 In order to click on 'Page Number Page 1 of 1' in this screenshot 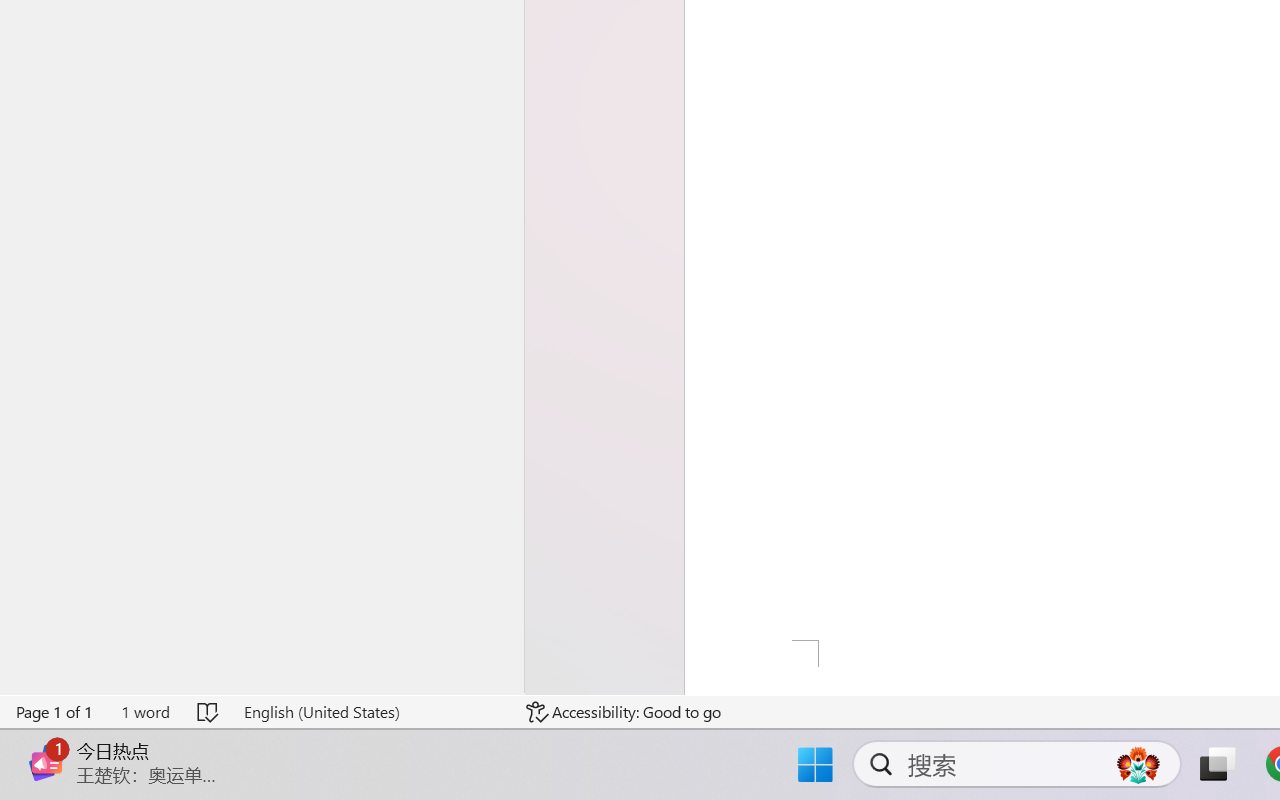, I will do `click(55, 711)`.